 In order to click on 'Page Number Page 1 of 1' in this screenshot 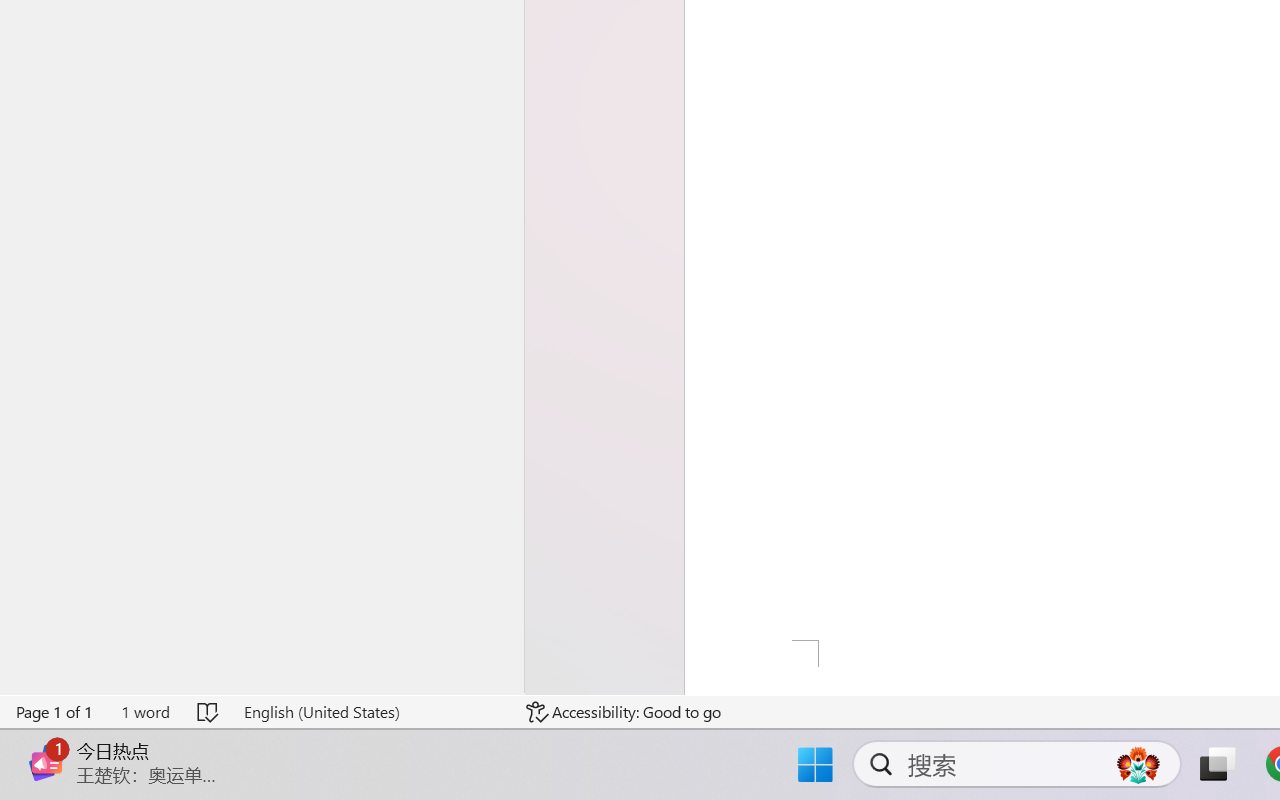, I will do `click(55, 711)`.